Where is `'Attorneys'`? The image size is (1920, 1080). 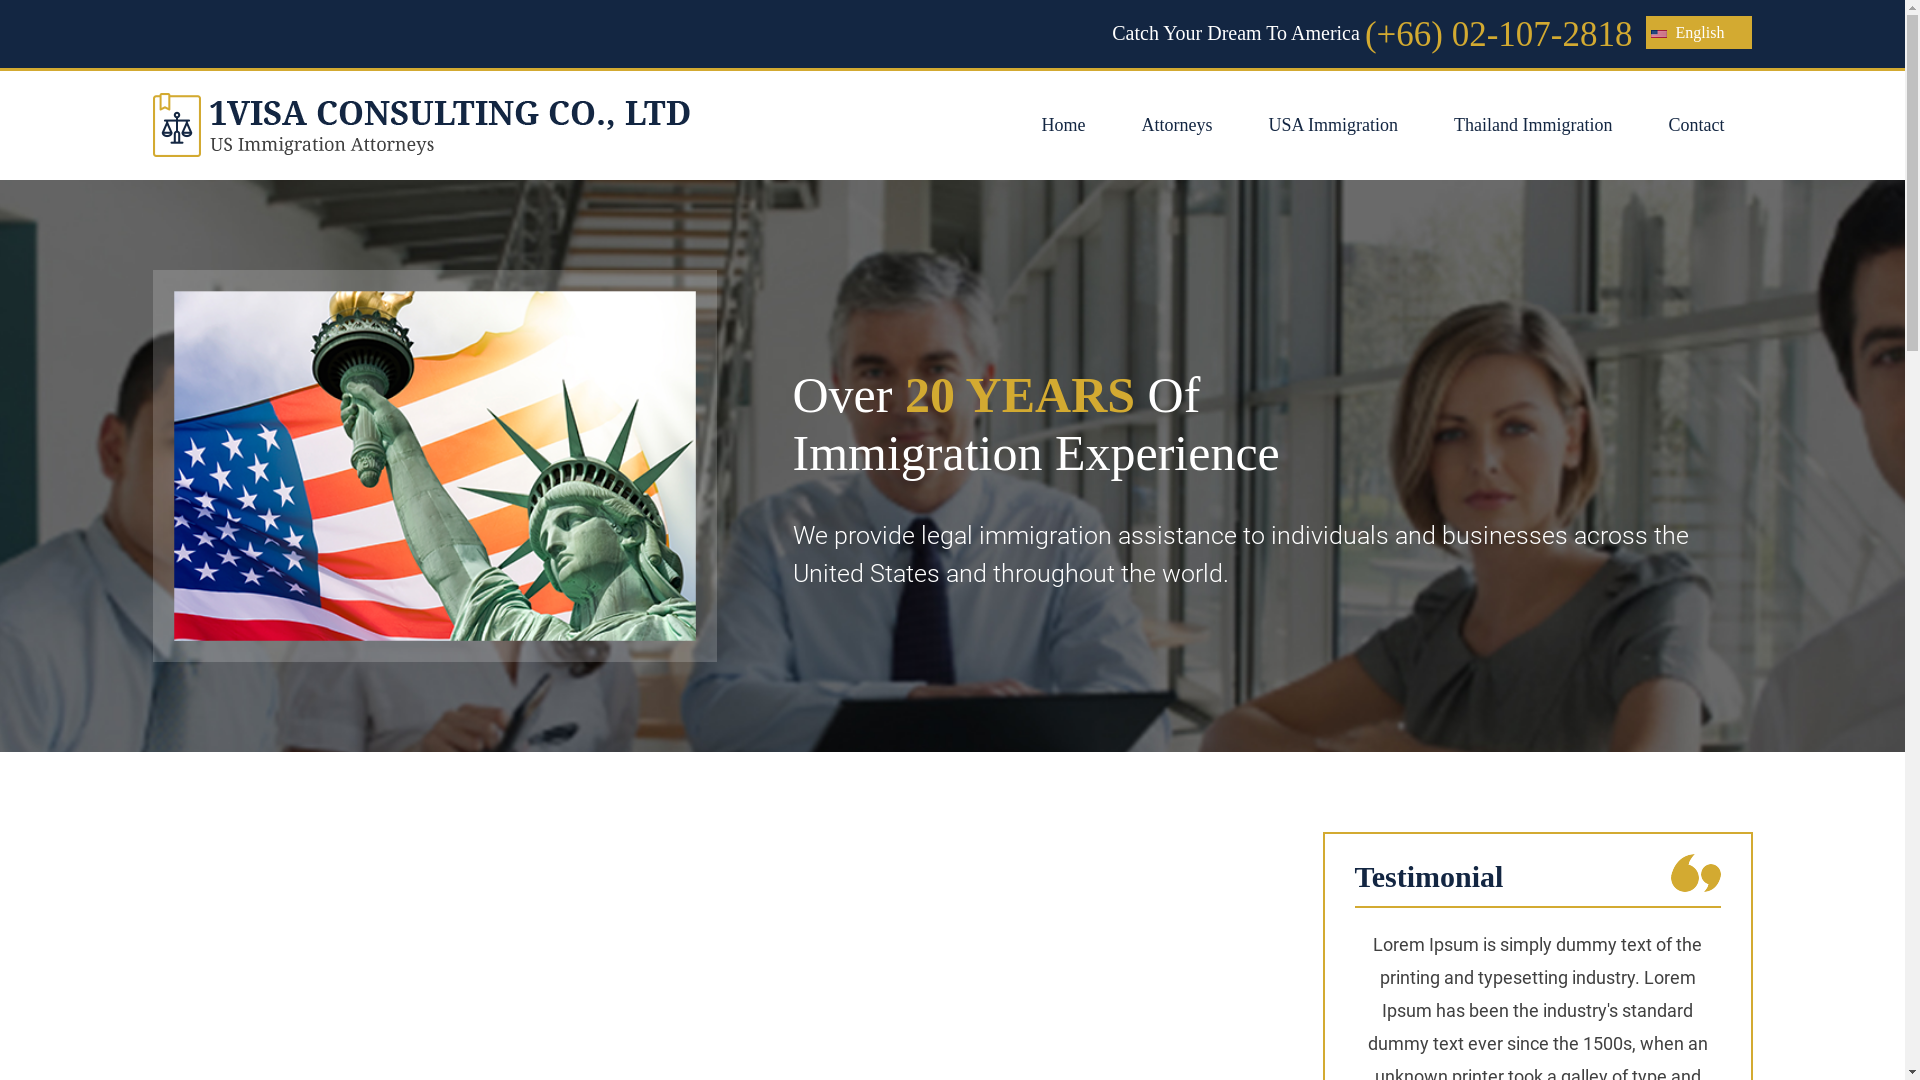
'Attorneys' is located at coordinates (1177, 125).